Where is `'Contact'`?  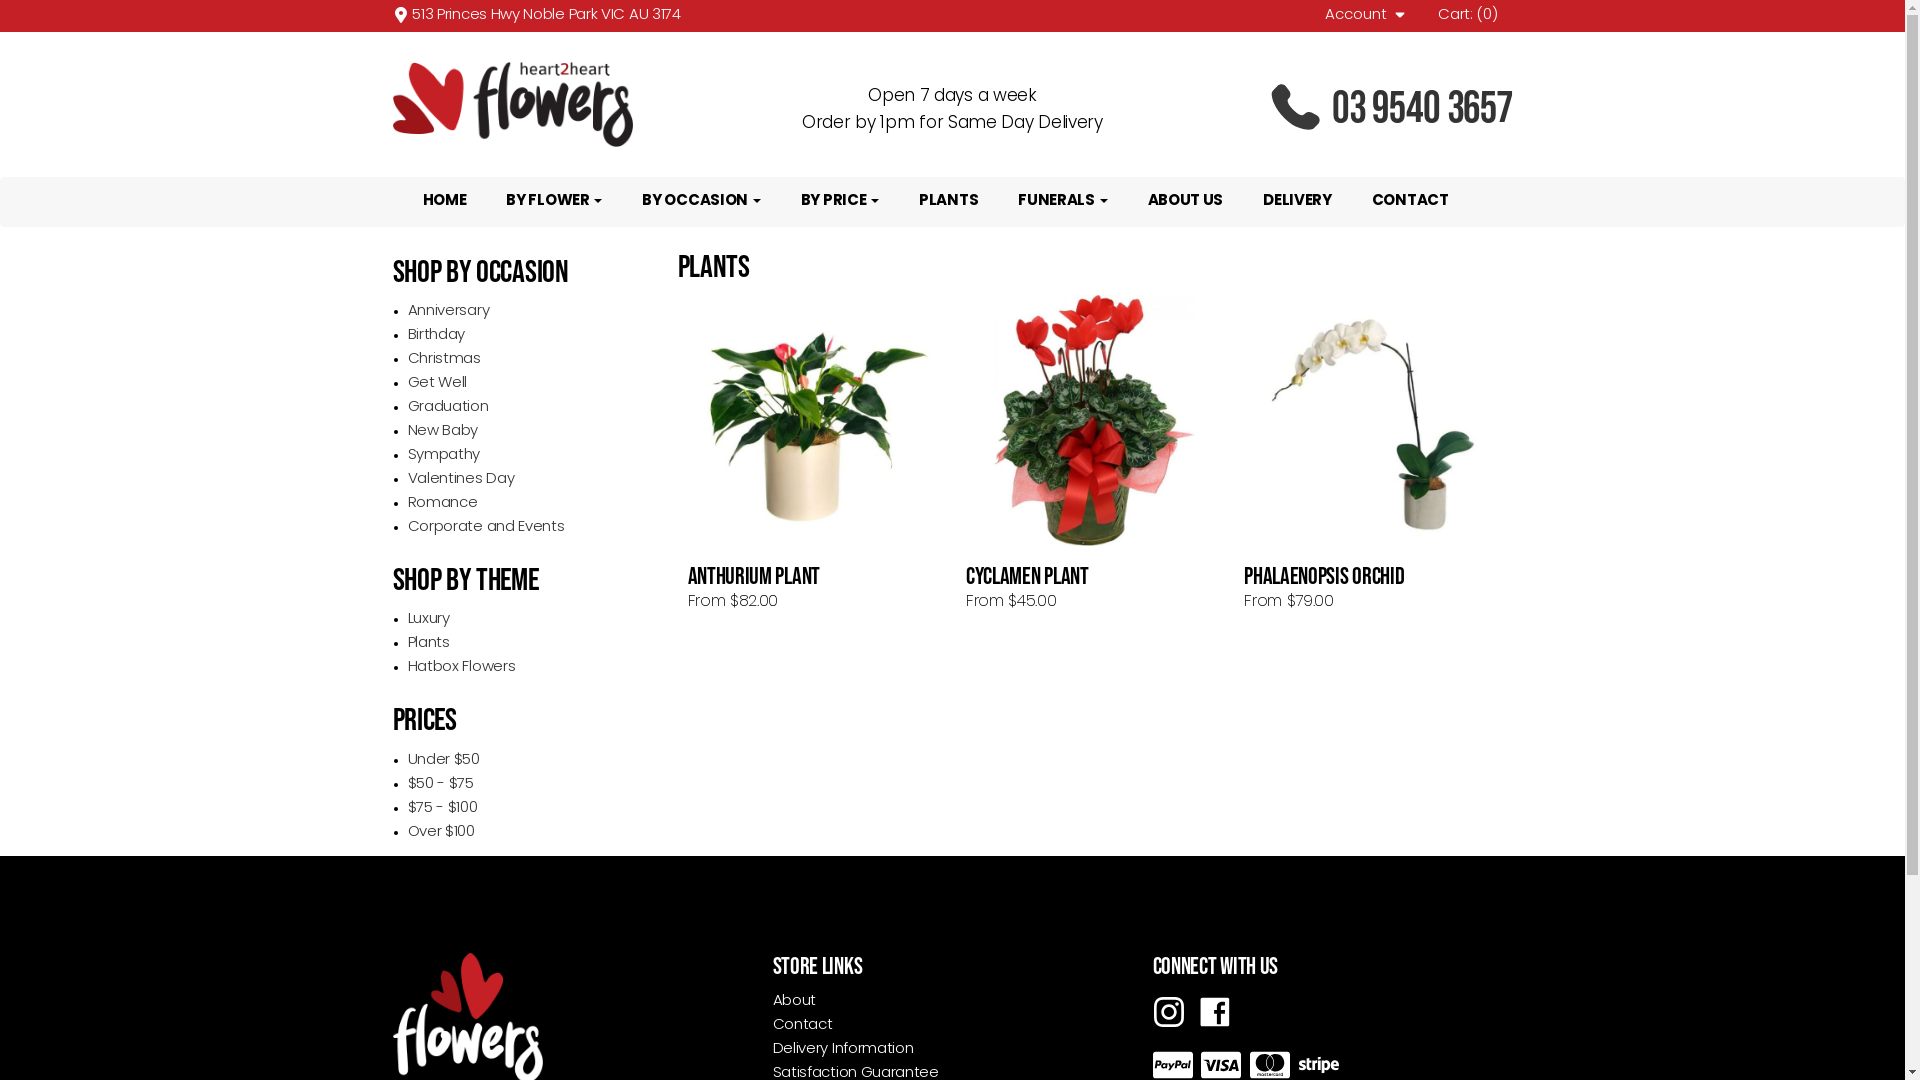
'Contact' is located at coordinates (771, 1025).